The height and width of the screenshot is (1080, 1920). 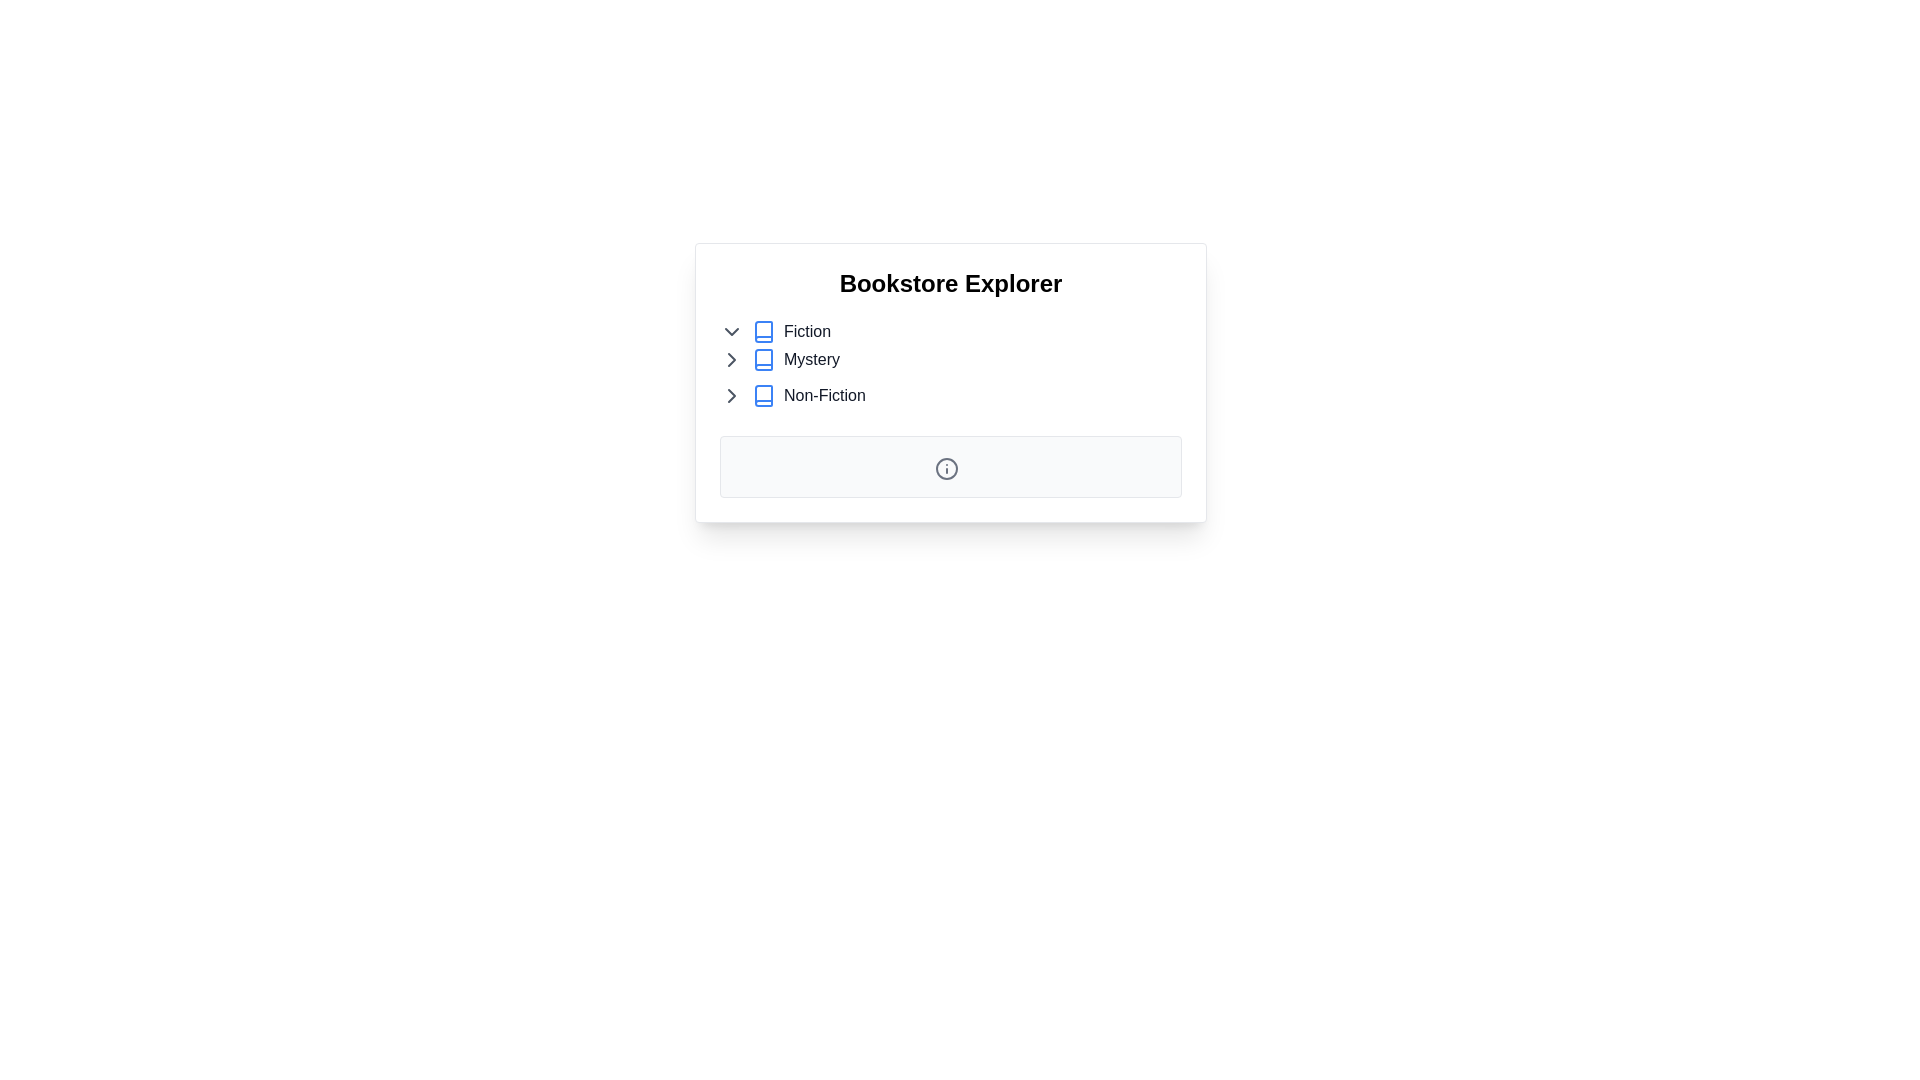 I want to click on the icon representing the 'Fiction' category, which is located in the left-center region of the interface, between a chevron down icon and the text 'Fiction', so click(x=762, y=330).